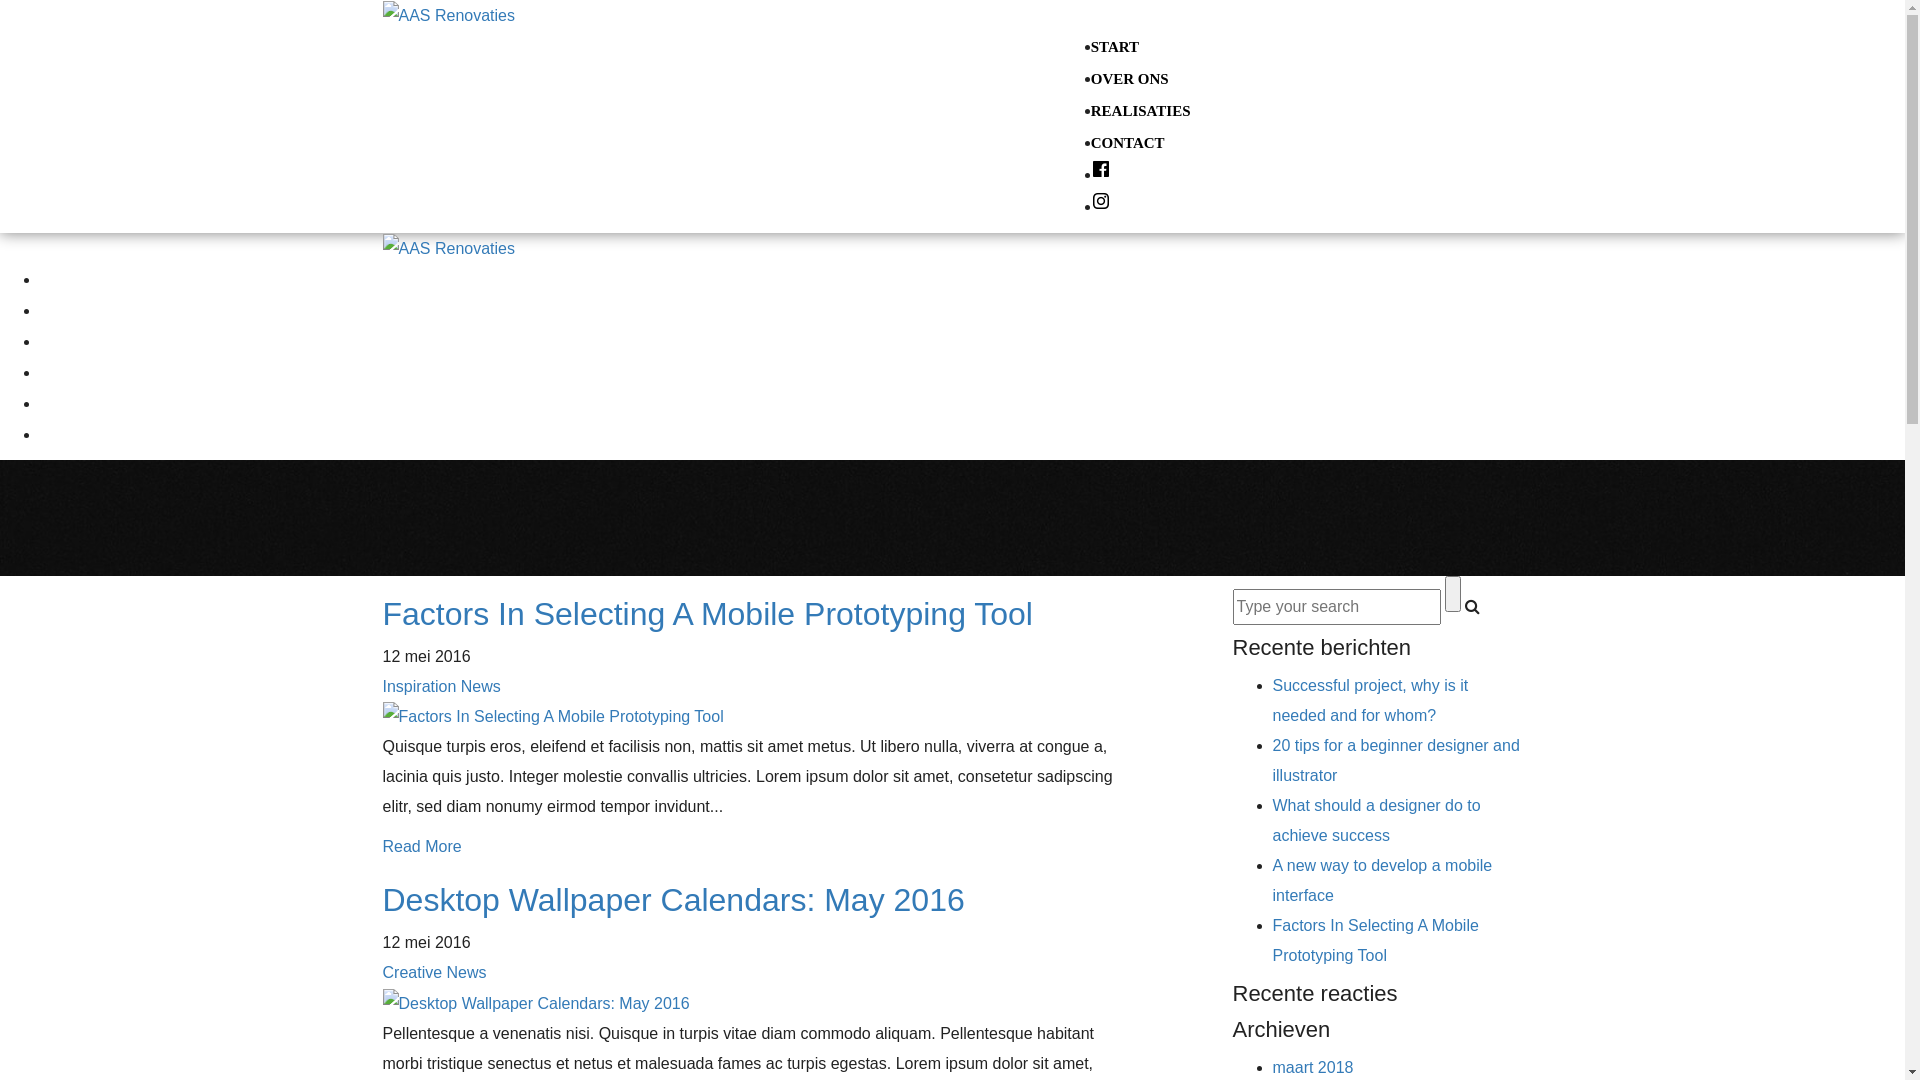 This screenshot has height=1080, width=1920. Describe the element at coordinates (1099, 173) in the screenshot. I see `'title="Facebook"'` at that location.